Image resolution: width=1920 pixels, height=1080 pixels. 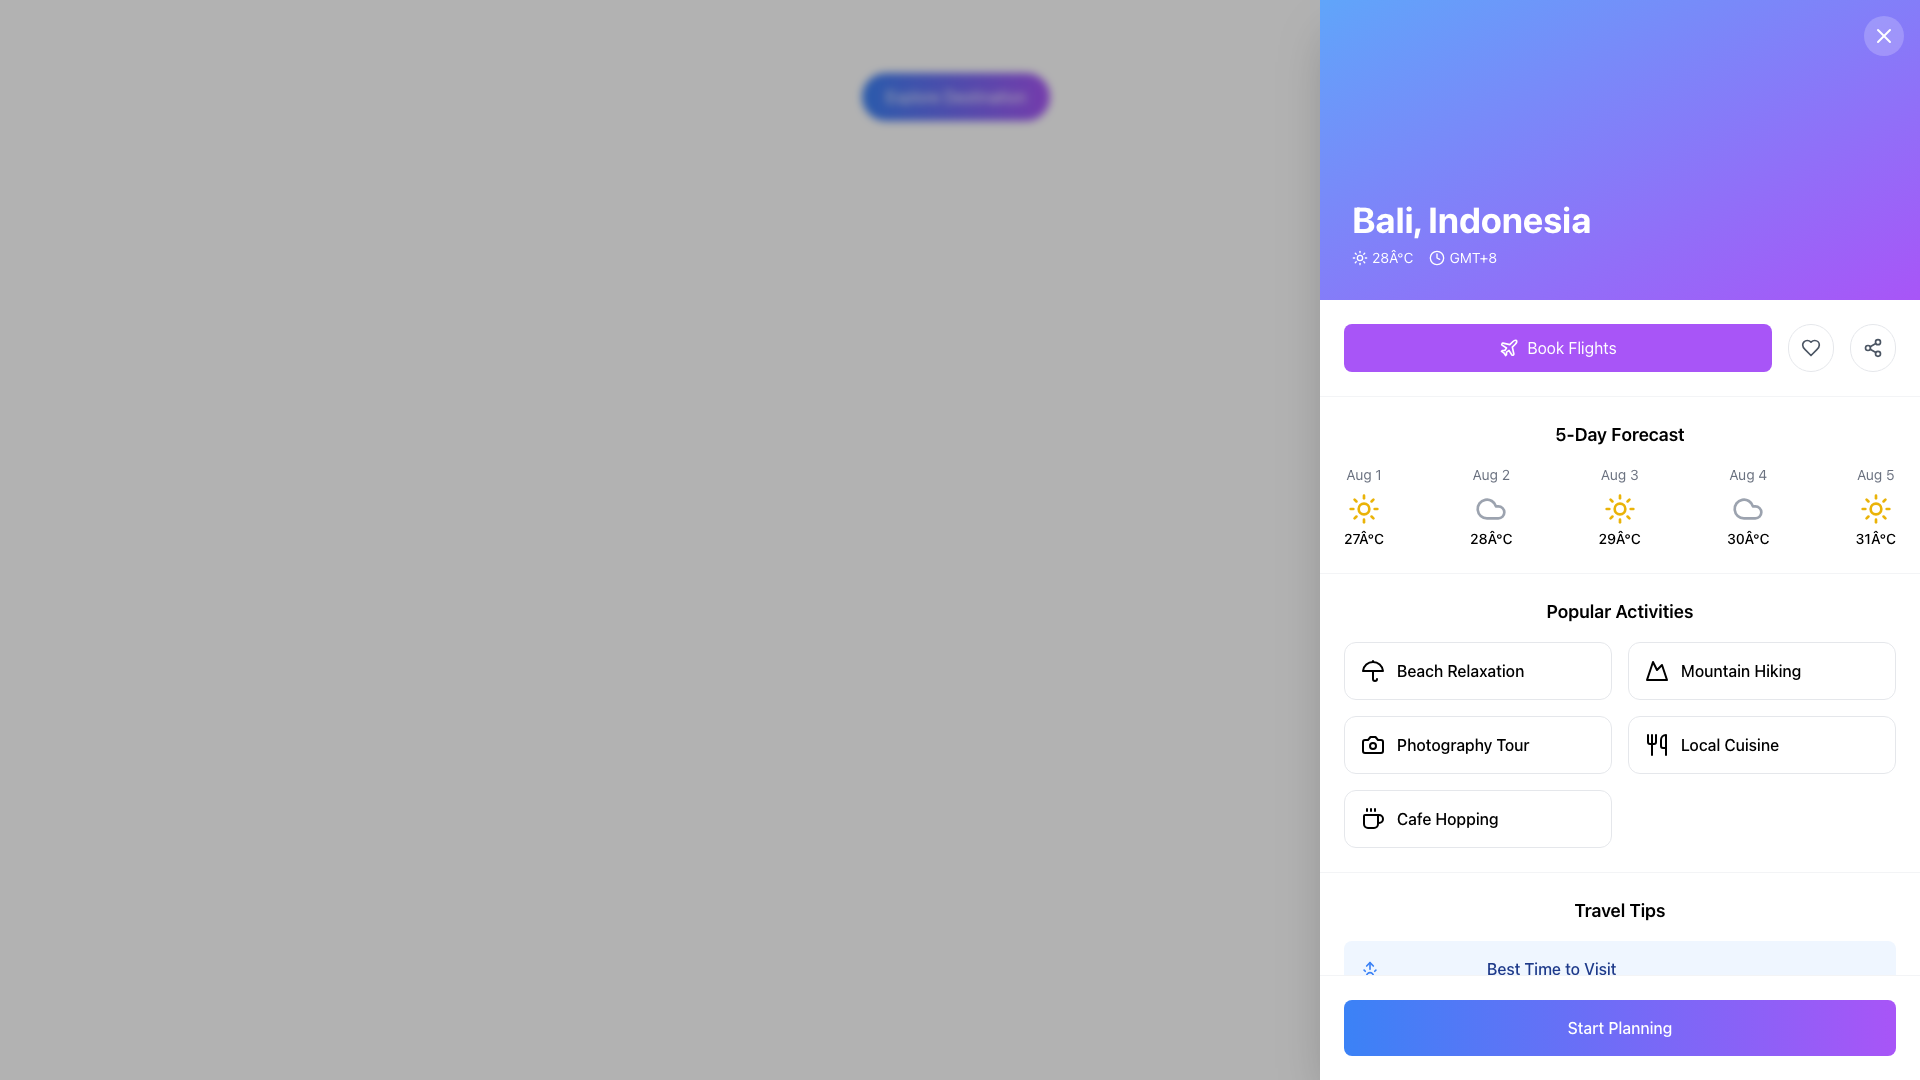 What do you see at coordinates (1478, 671) in the screenshot?
I see `the 'Beach Relaxation' button in the 'Popular Activities' section` at bounding box center [1478, 671].